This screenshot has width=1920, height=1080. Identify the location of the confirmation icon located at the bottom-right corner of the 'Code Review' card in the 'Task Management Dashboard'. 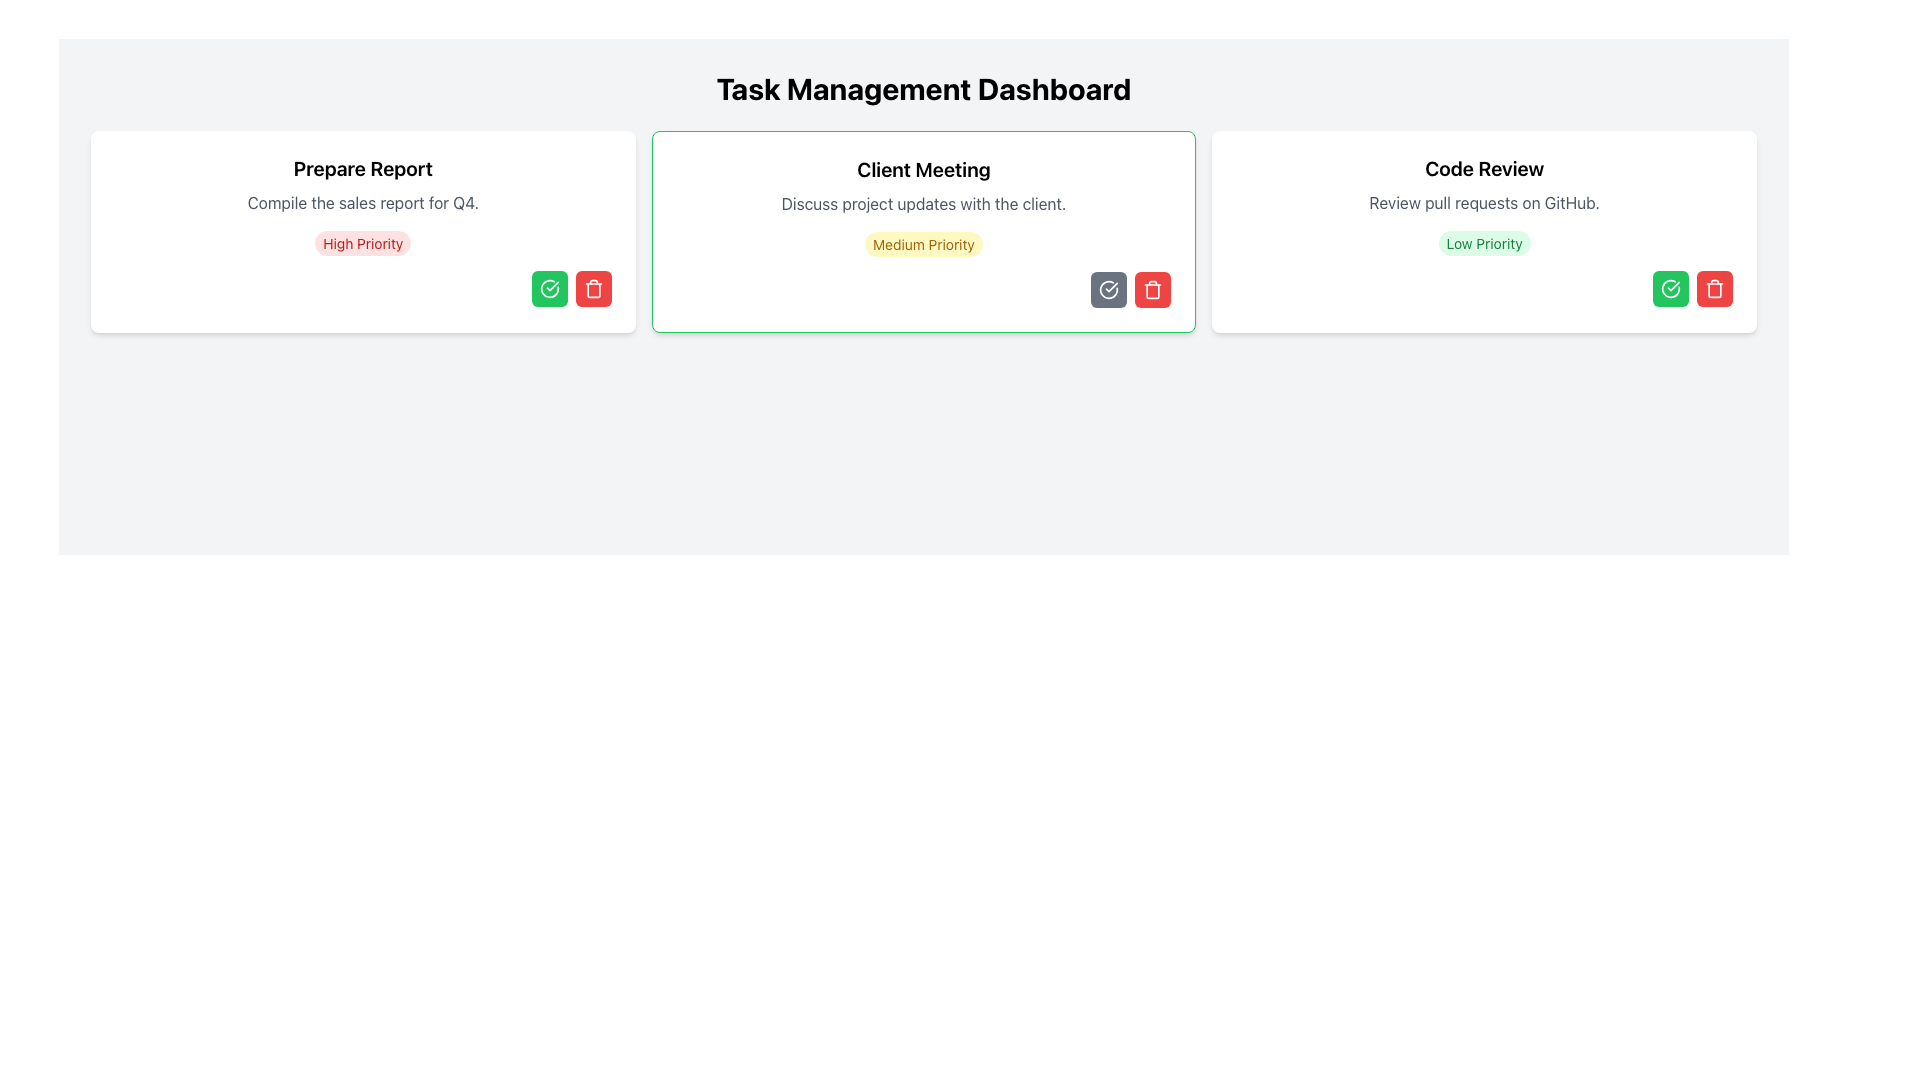
(1670, 289).